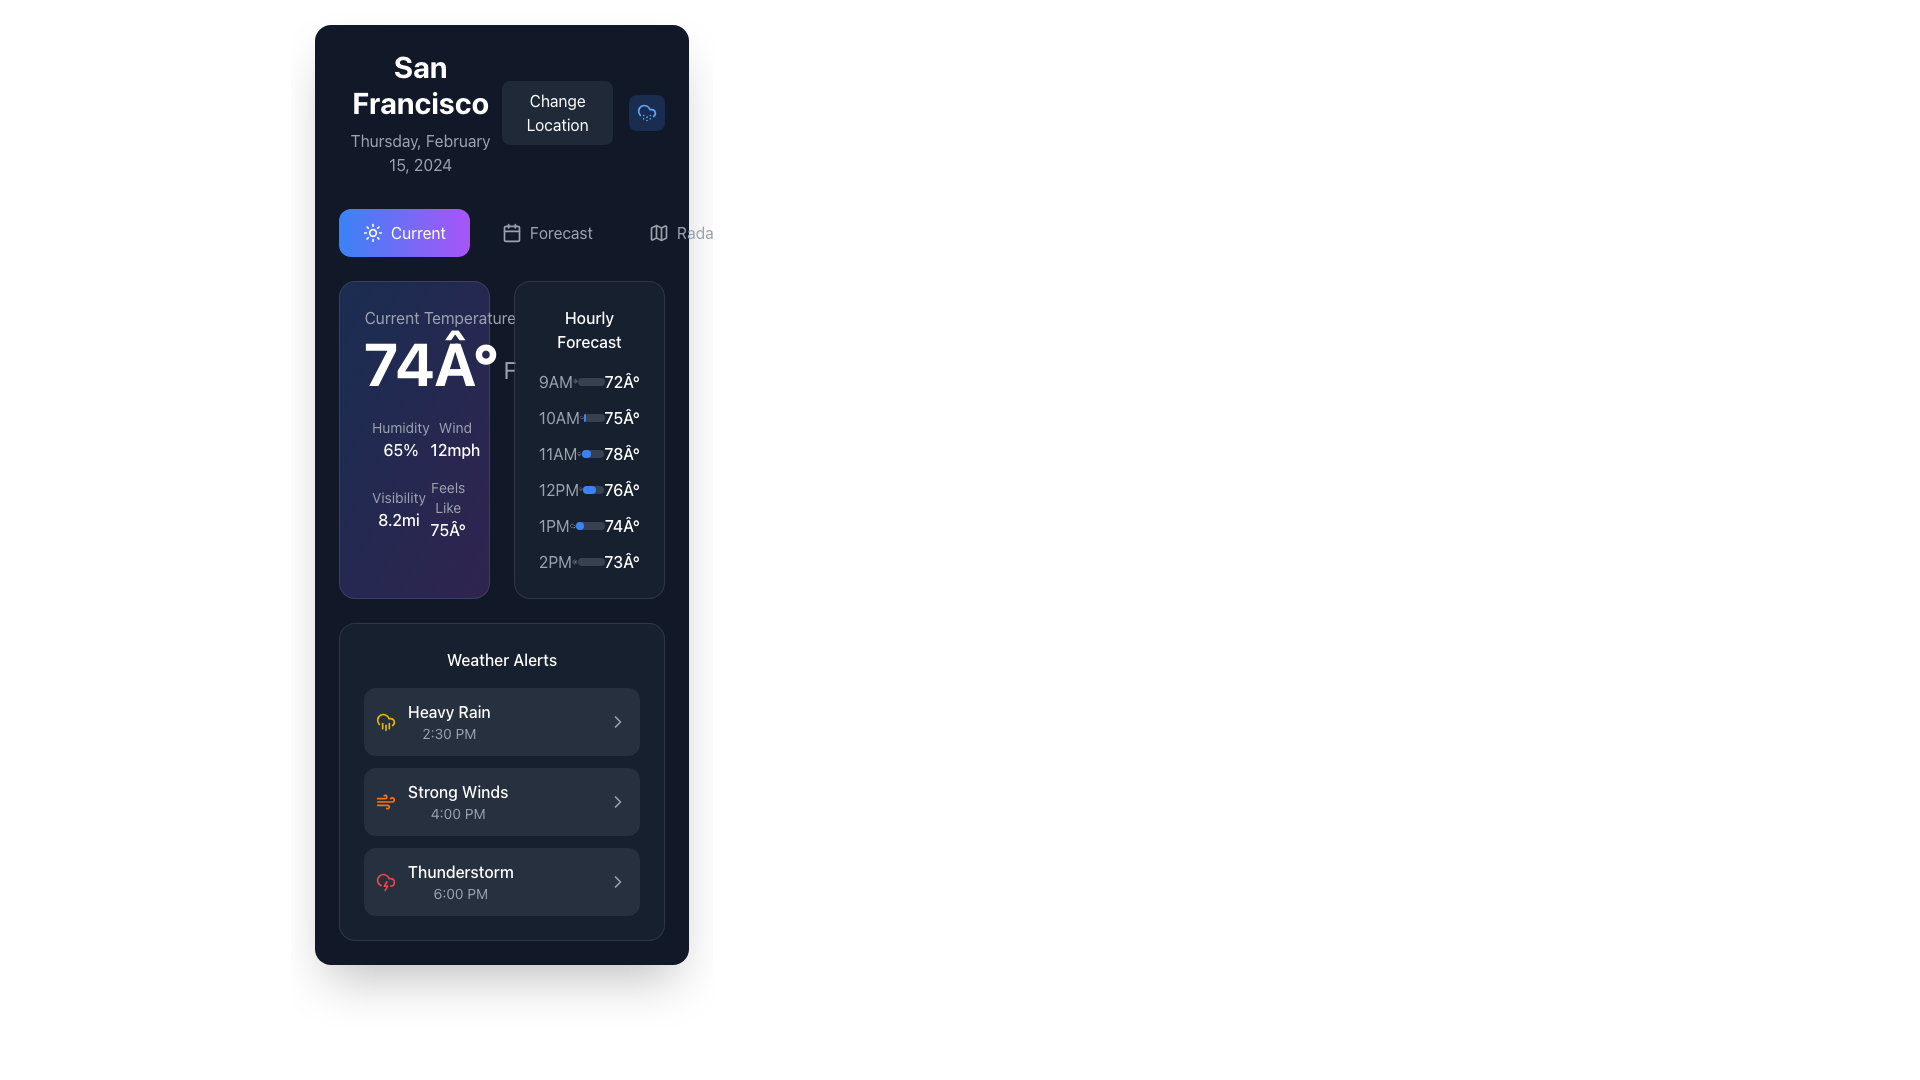 The image size is (1920, 1080). I want to click on the weather alert icon located at the far left of the 'Alerts' group, which visually represents conditions involving a cloud and lightning, so click(784, 231).